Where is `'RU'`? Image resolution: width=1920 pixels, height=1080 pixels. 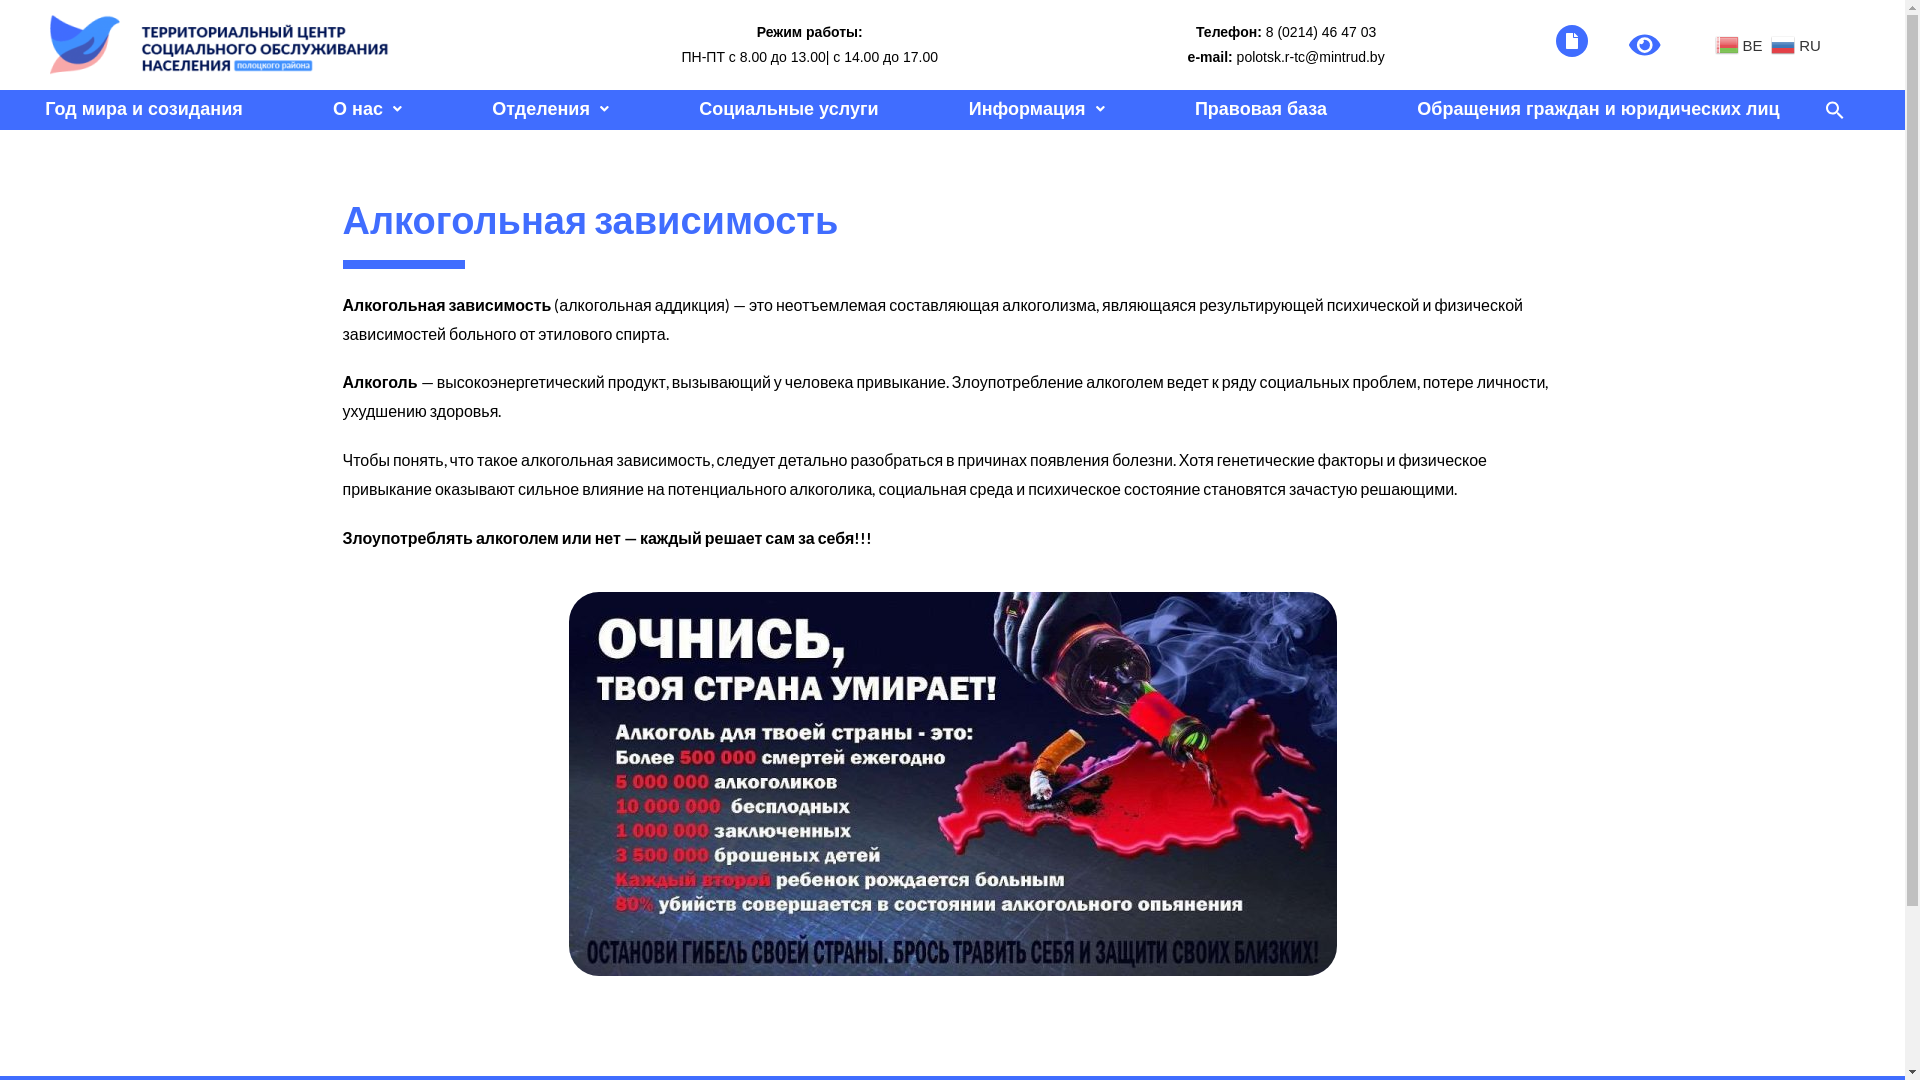 'RU' is located at coordinates (1798, 43).